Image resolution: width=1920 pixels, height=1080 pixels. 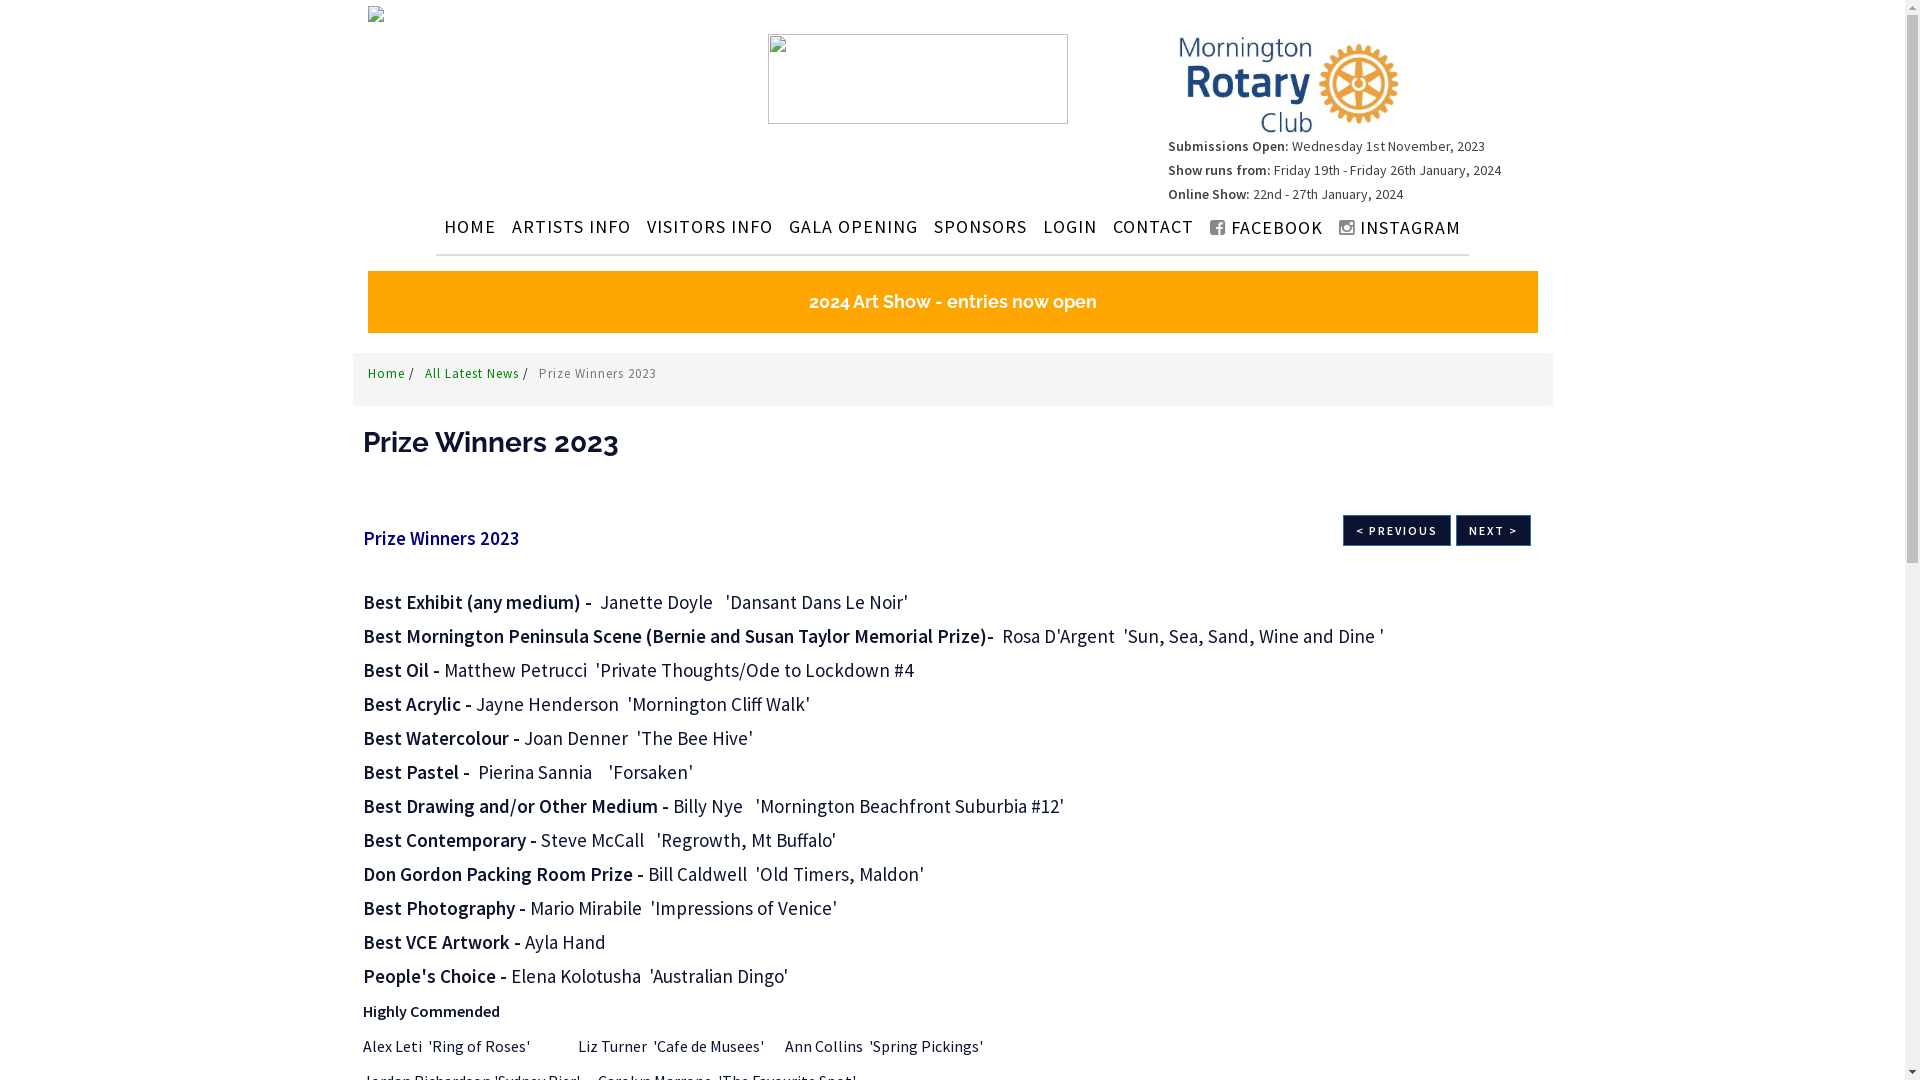 I want to click on 'LOGIN', so click(x=1037, y=225).